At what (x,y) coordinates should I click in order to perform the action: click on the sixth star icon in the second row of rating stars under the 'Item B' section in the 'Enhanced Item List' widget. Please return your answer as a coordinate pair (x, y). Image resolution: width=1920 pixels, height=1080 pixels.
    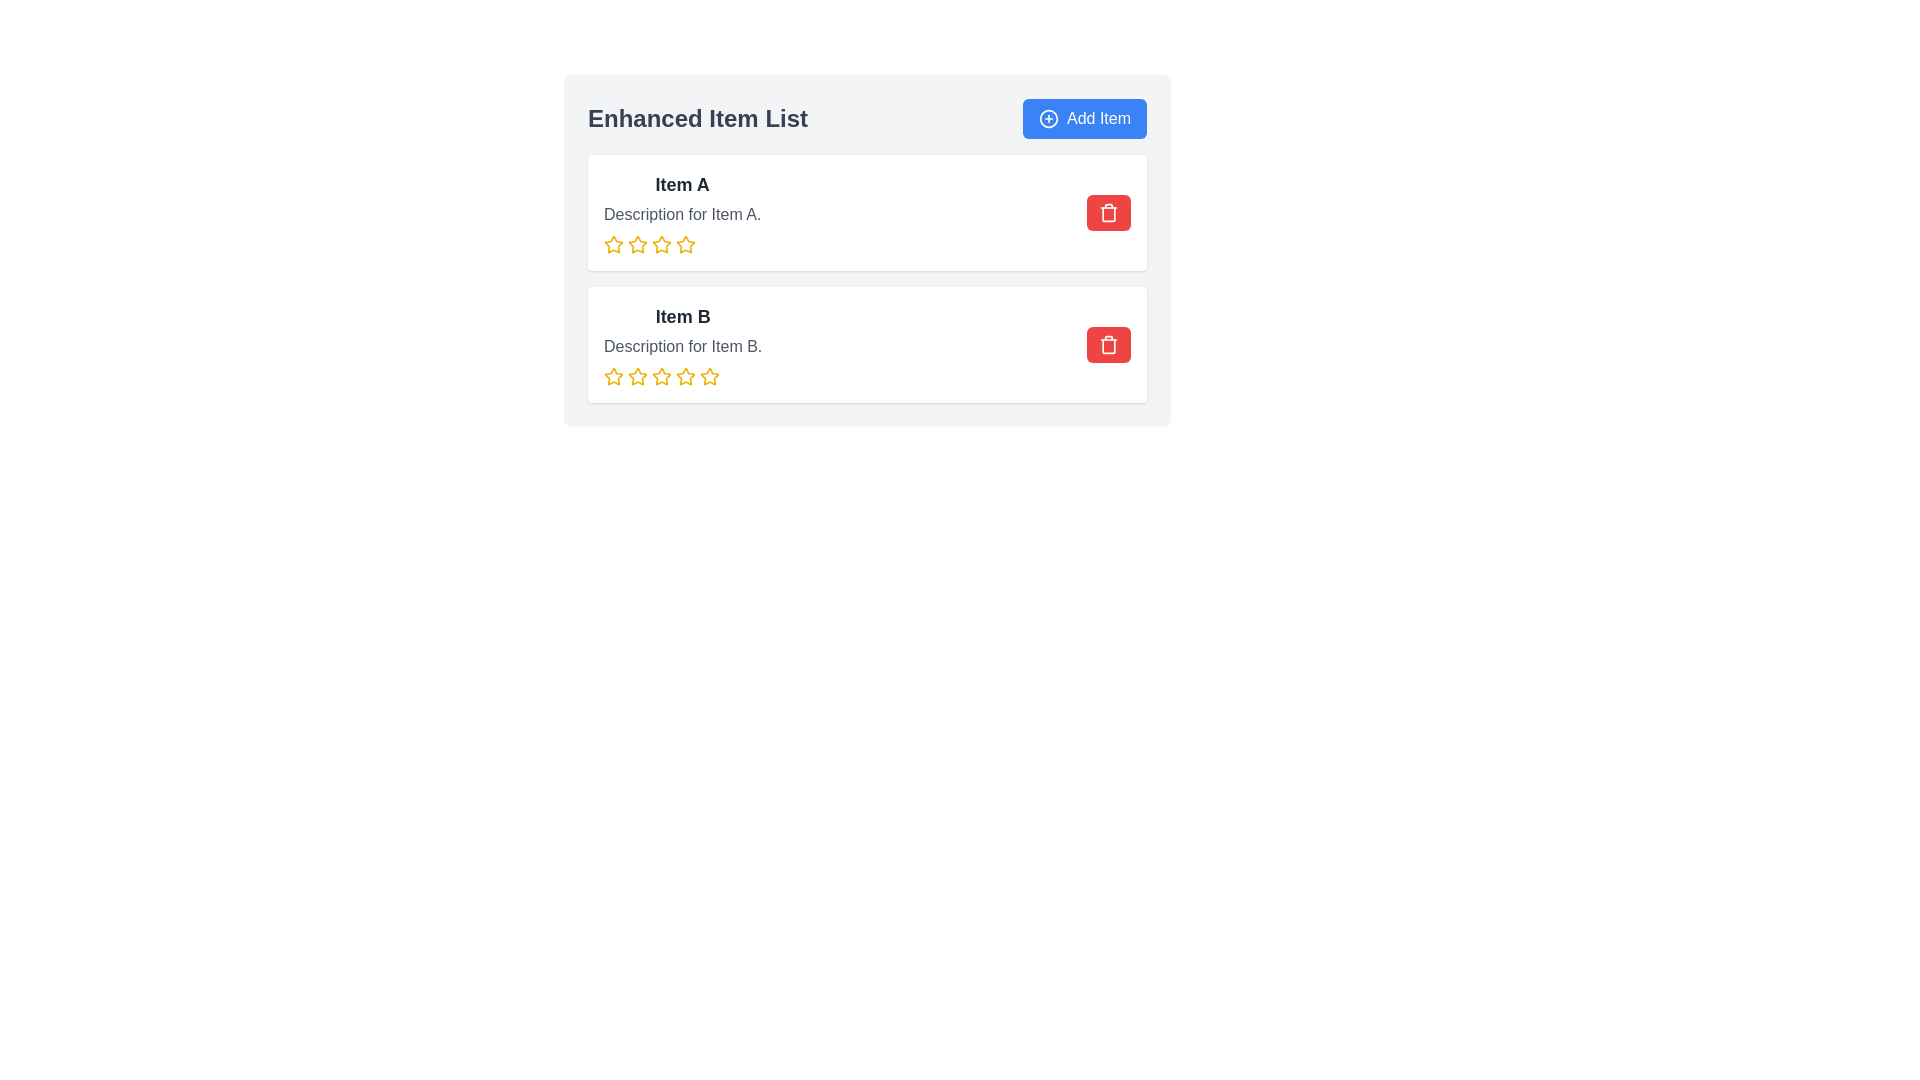
    Looking at the image, I should click on (686, 377).